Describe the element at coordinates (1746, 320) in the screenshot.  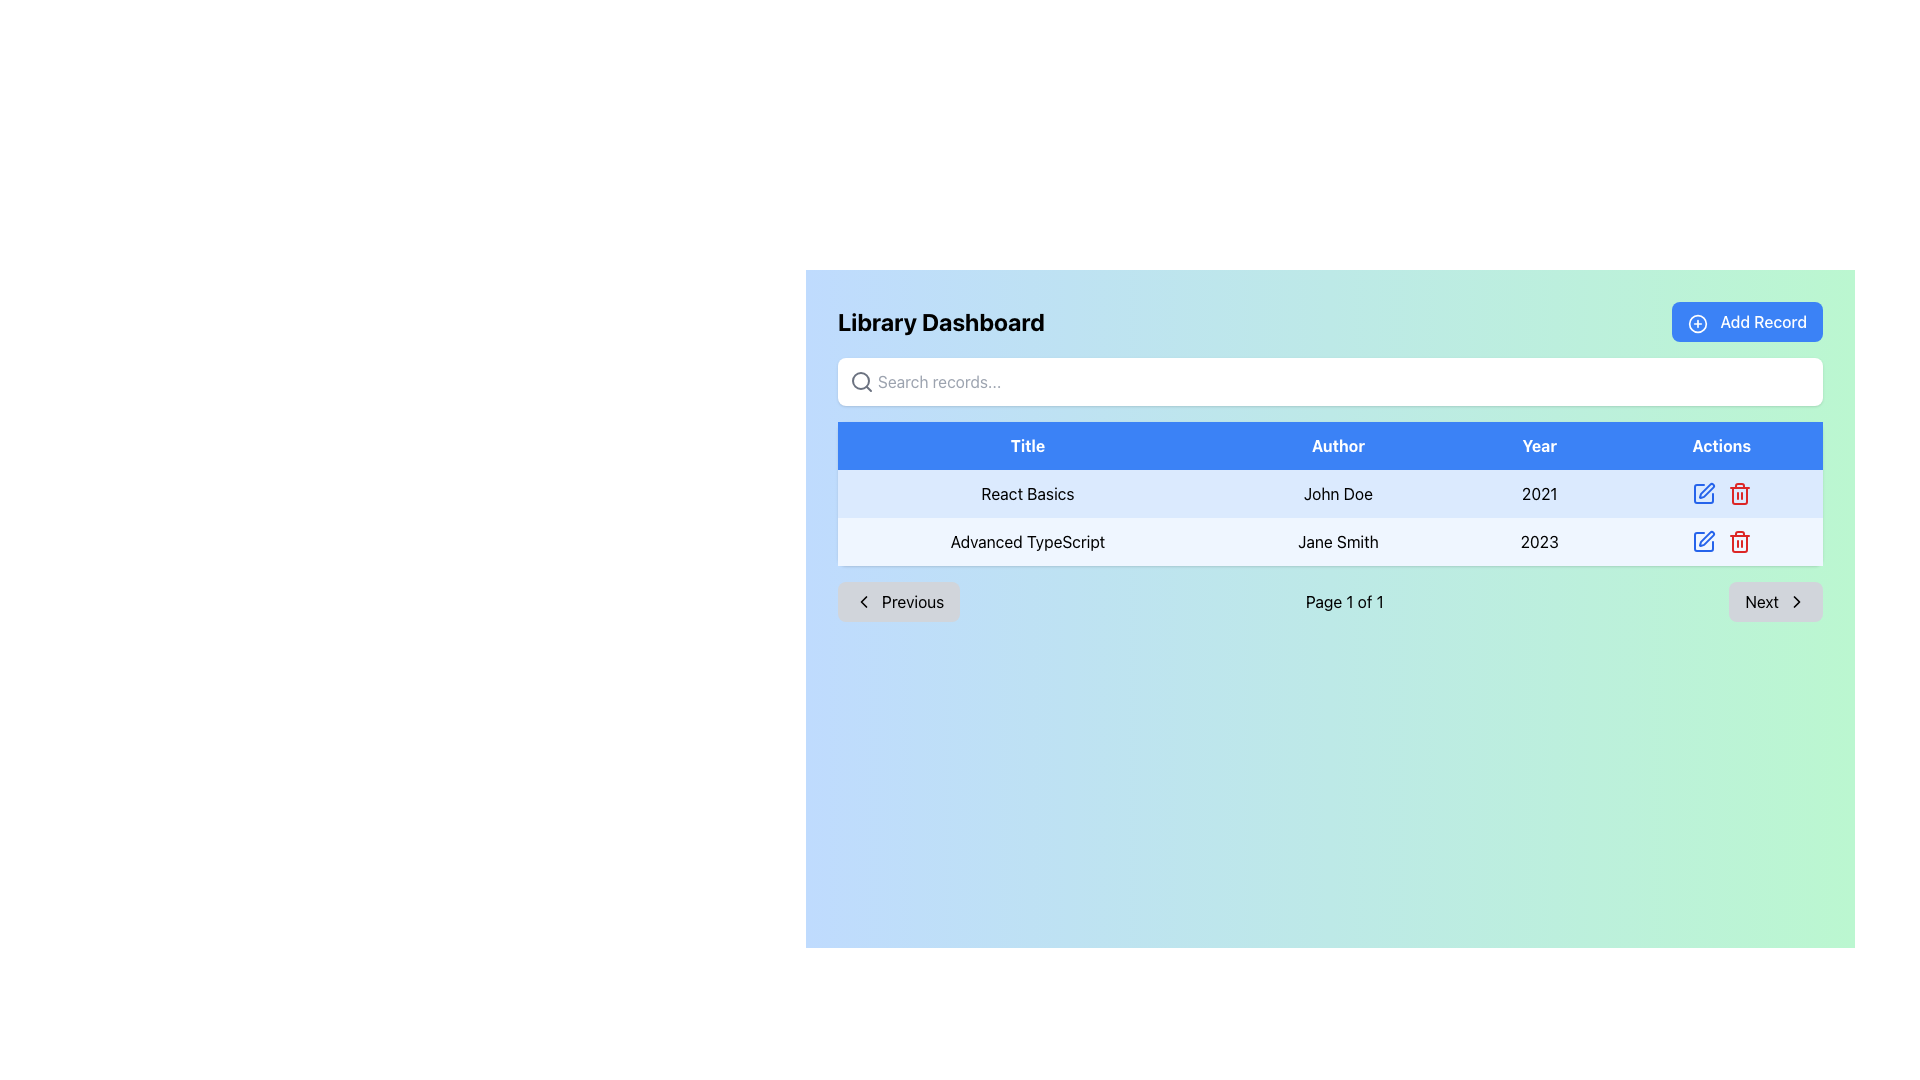
I see `the 'Add Record' button, which is a rectangular button with a blue background and white text, located at the top-right corner of the interface` at that location.